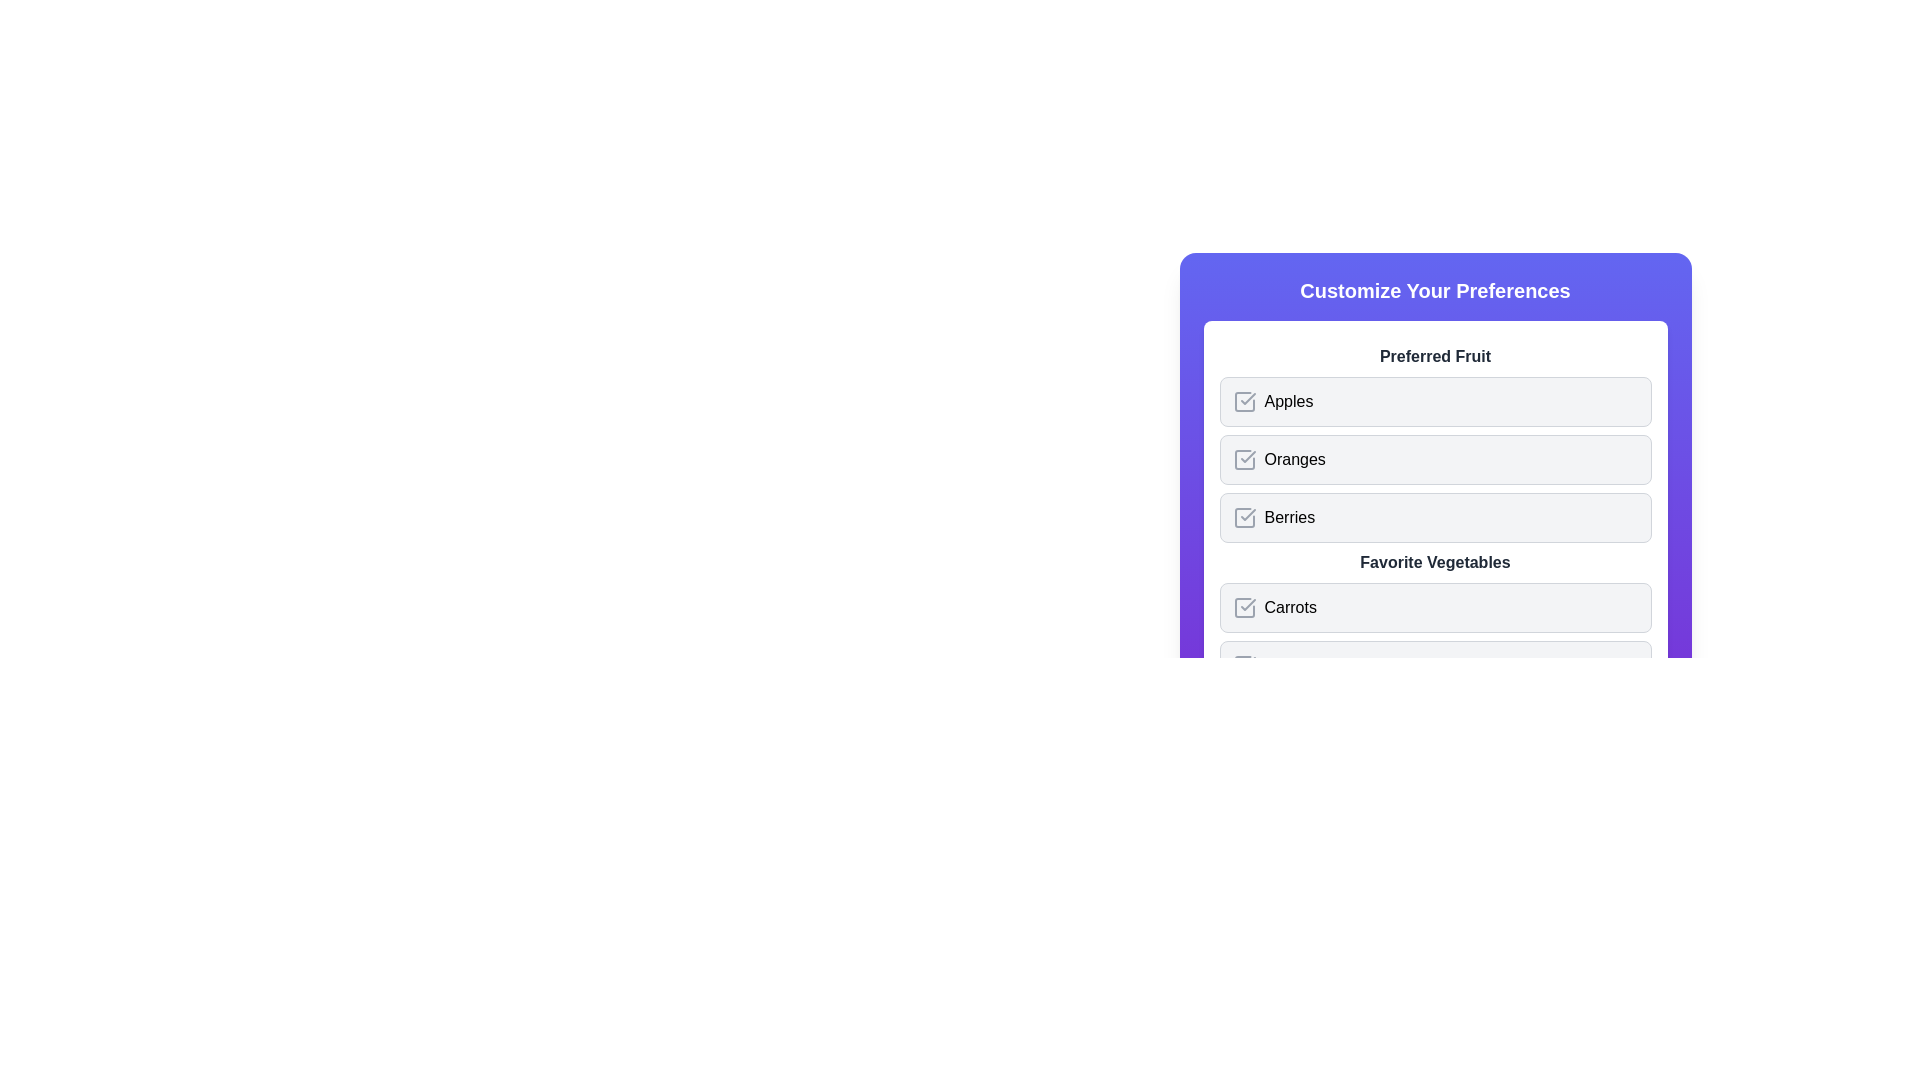  What do you see at coordinates (1247, 604) in the screenshot?
I see `the tick icon representing the selection state for the item 'Carrots' in the 'Favorite Vegetables' list` at bounding box center [1247, 604].